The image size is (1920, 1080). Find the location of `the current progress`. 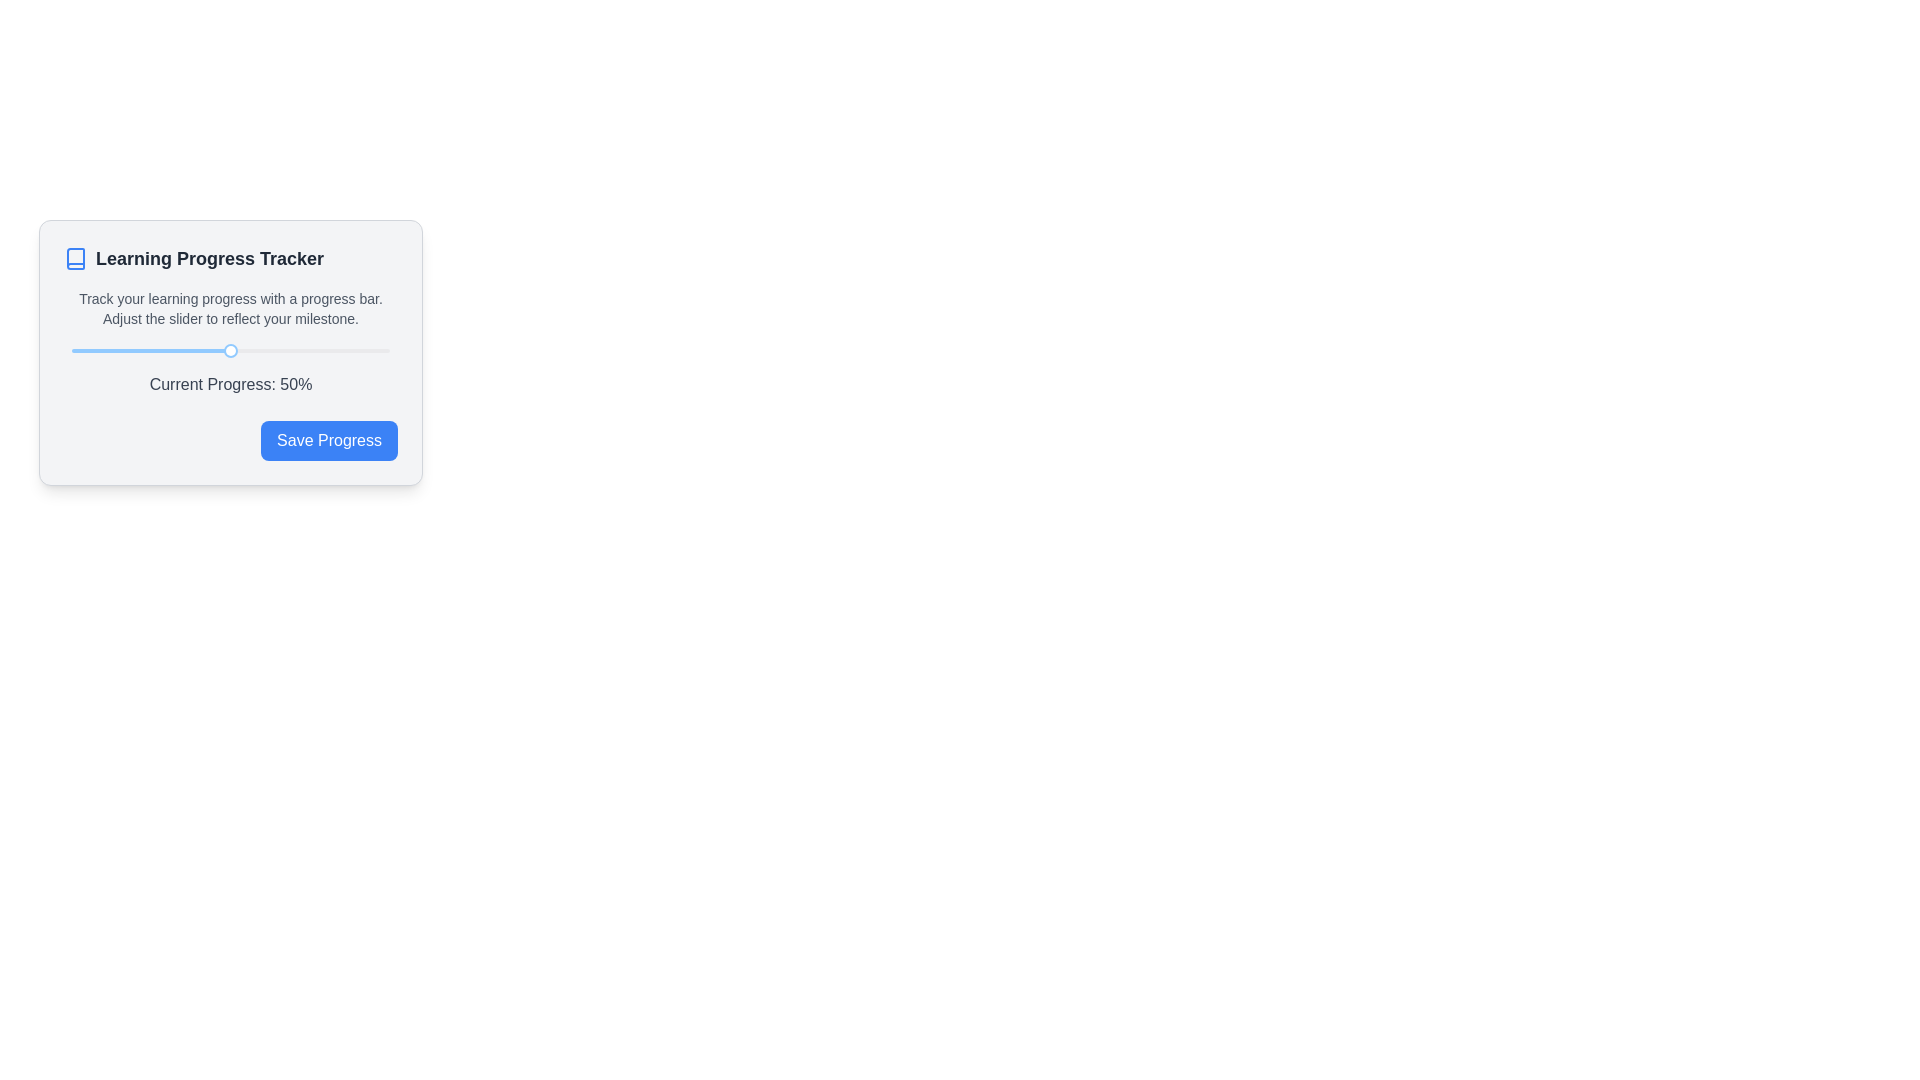

the current progress is located at coordinates (230, 350).